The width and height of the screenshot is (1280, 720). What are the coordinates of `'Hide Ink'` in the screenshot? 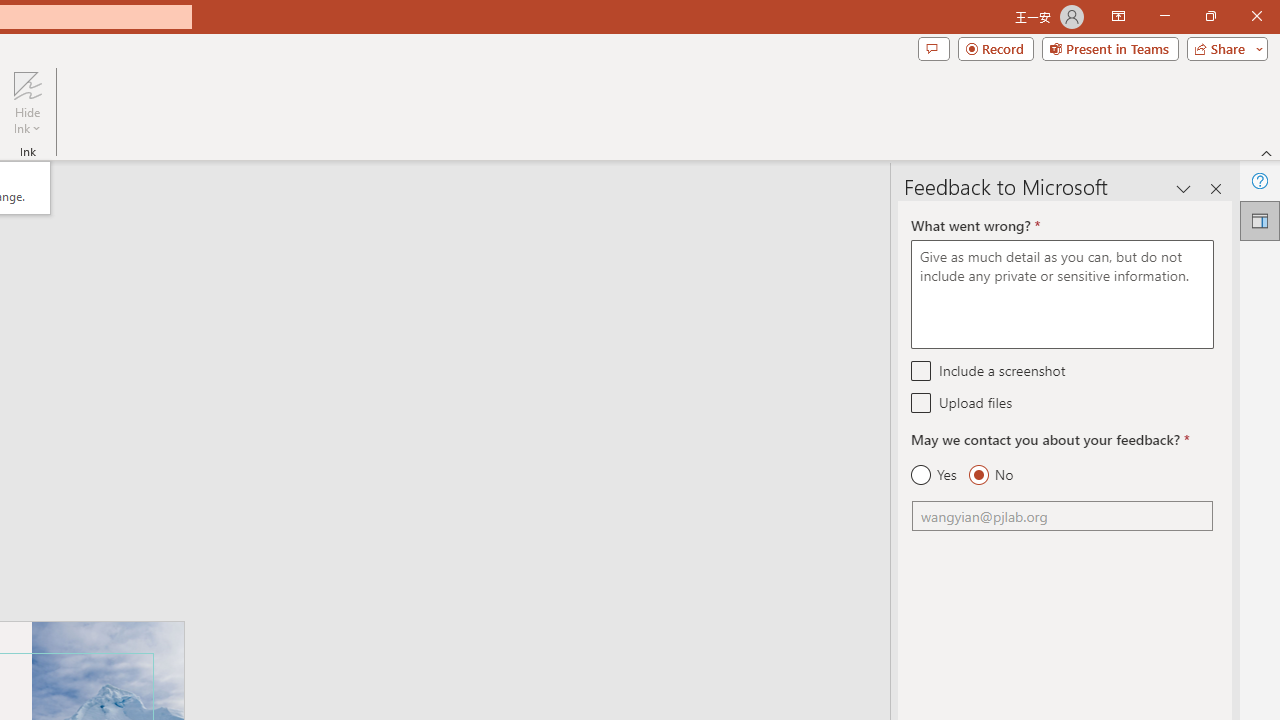 It's located at (27, 84).